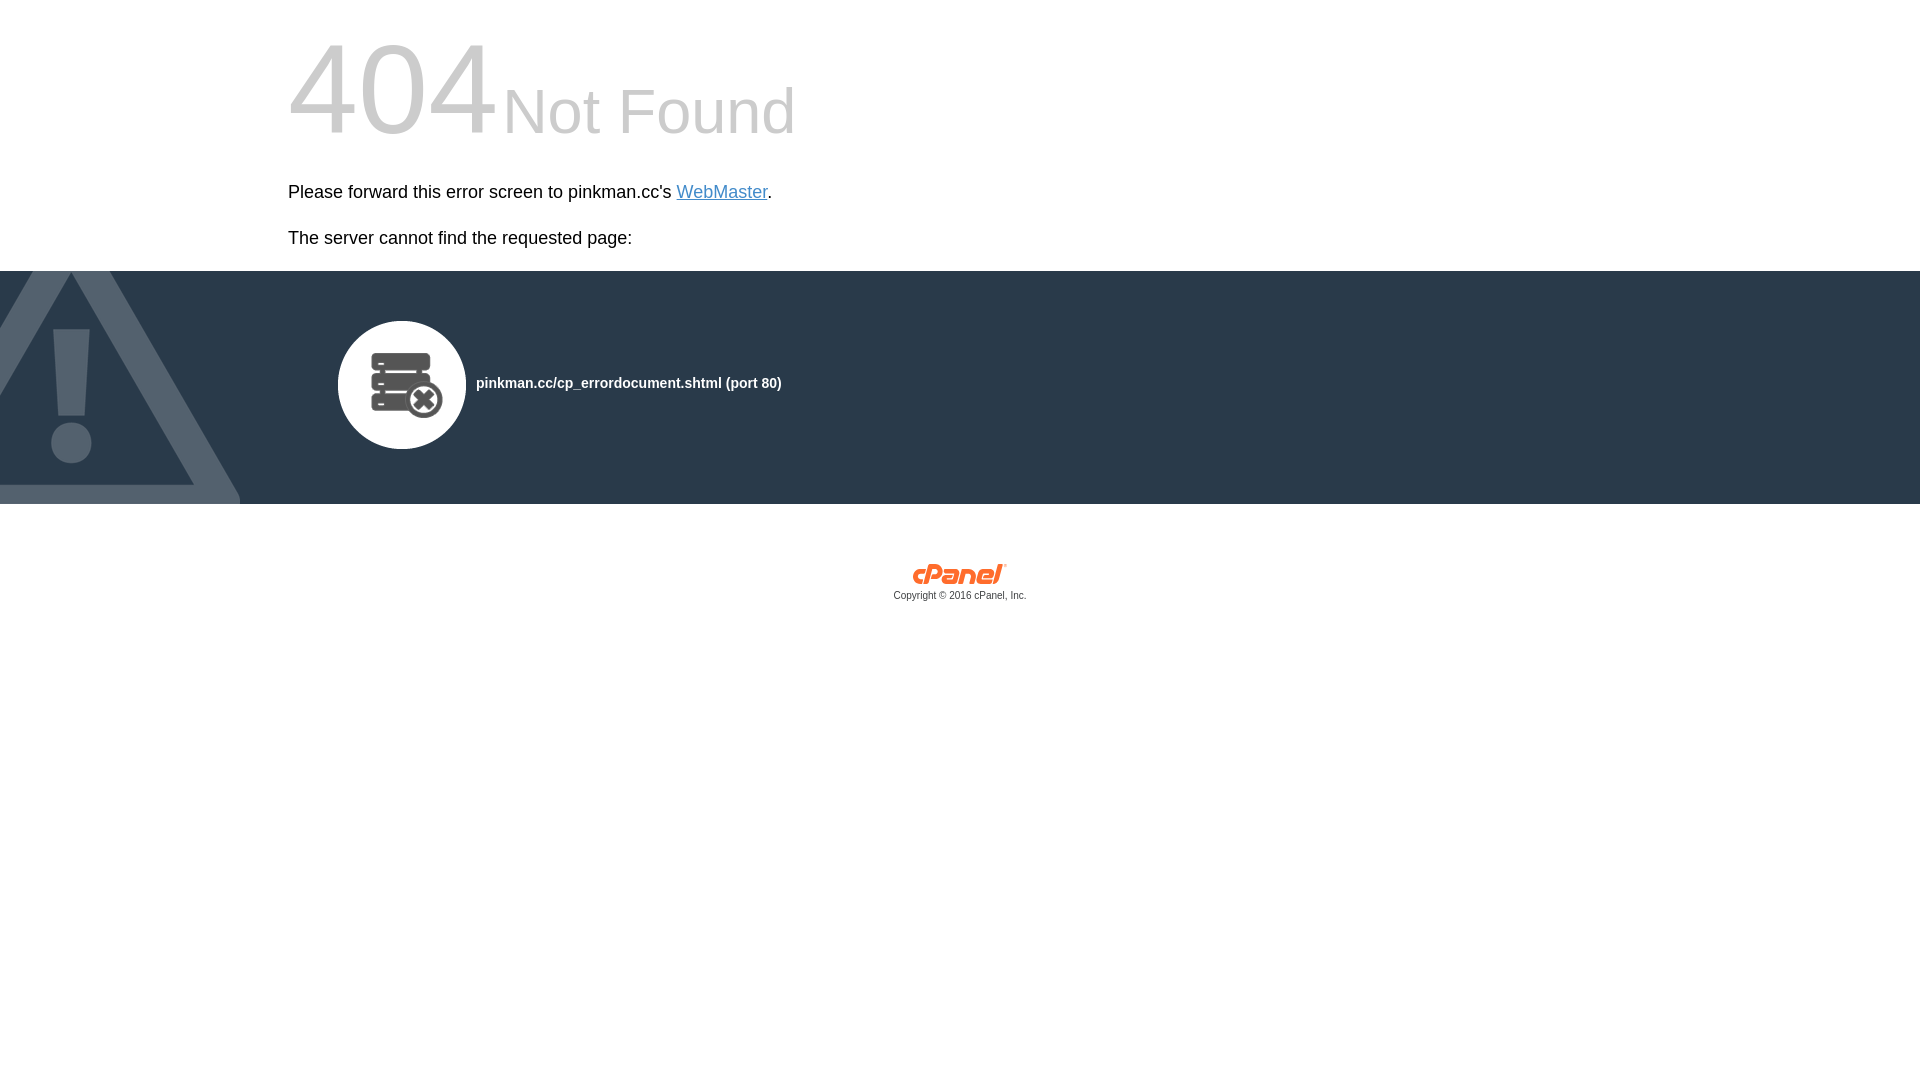 This screenshot has height=1080, width=1920. Describe the element at coordinates (721, 192) in the screenshot. I see `'WebMaster'` at that location.